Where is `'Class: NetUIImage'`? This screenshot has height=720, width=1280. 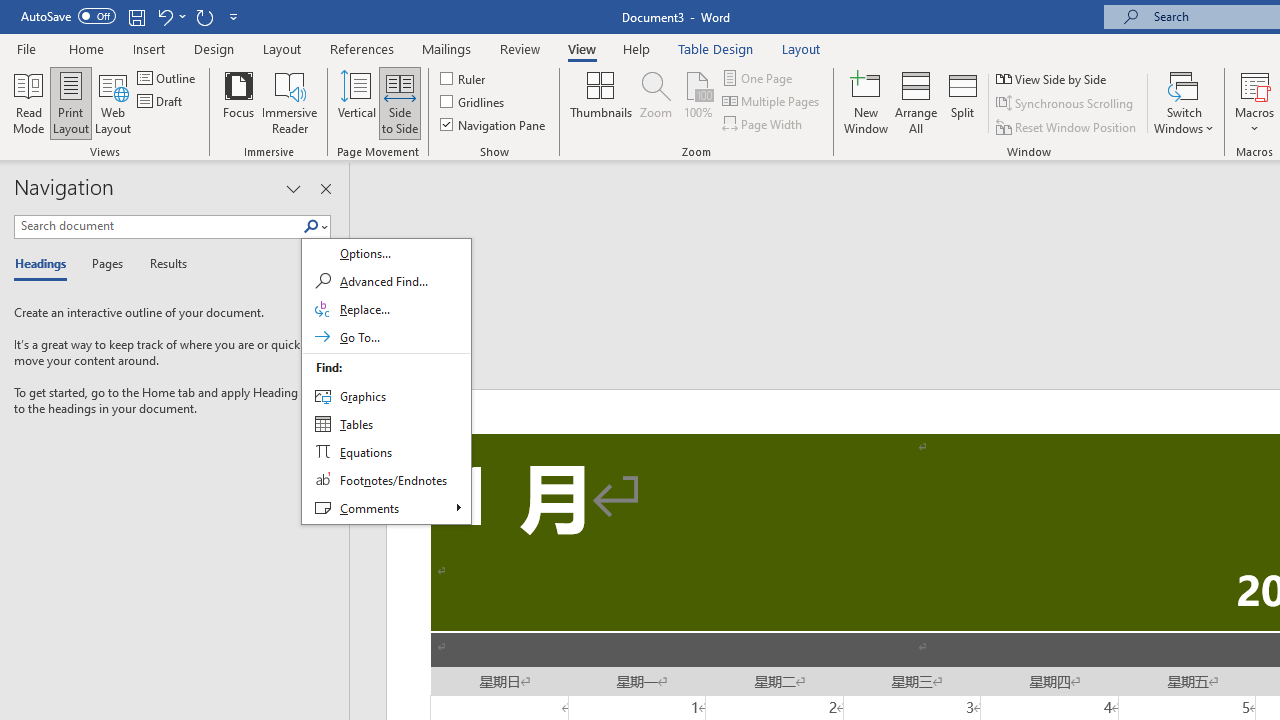
'Class: NetUIImage' is located at coordinates (310, 225).